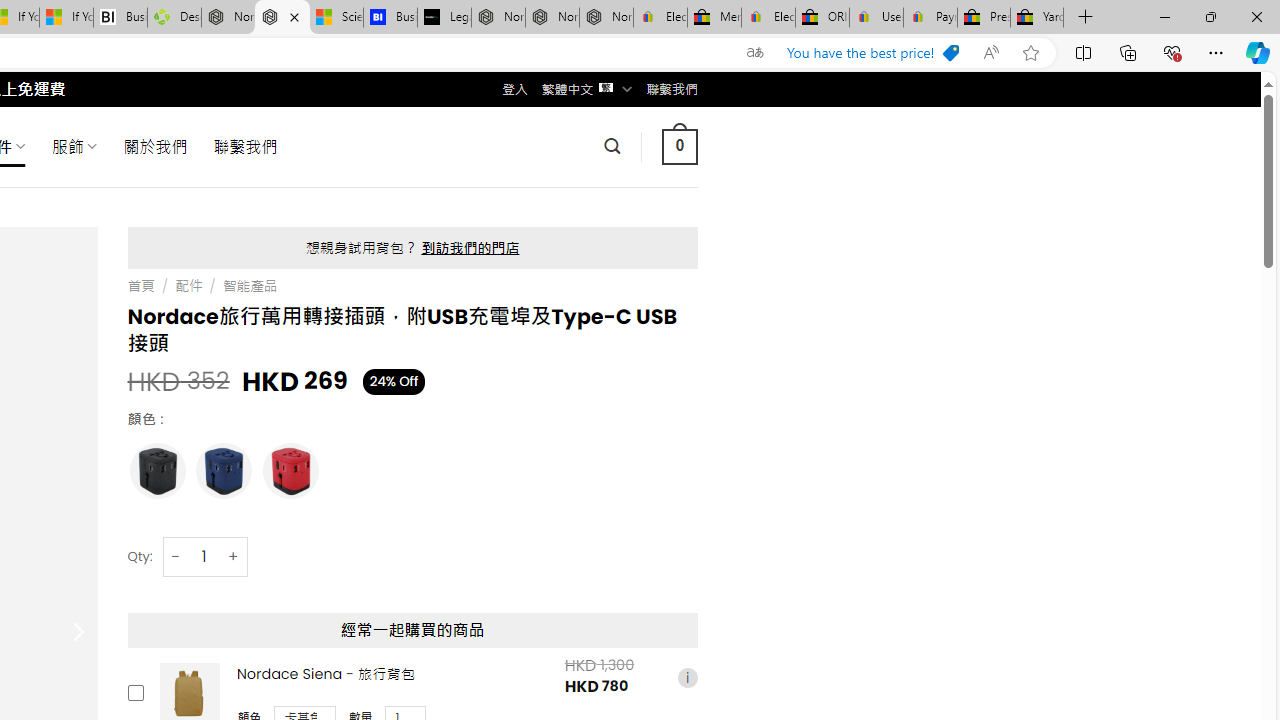 This screenshot has width=1280, height=720. Describe the element at coordinates (679, 145) in the screenshot. I see `' 0 '` at that location.